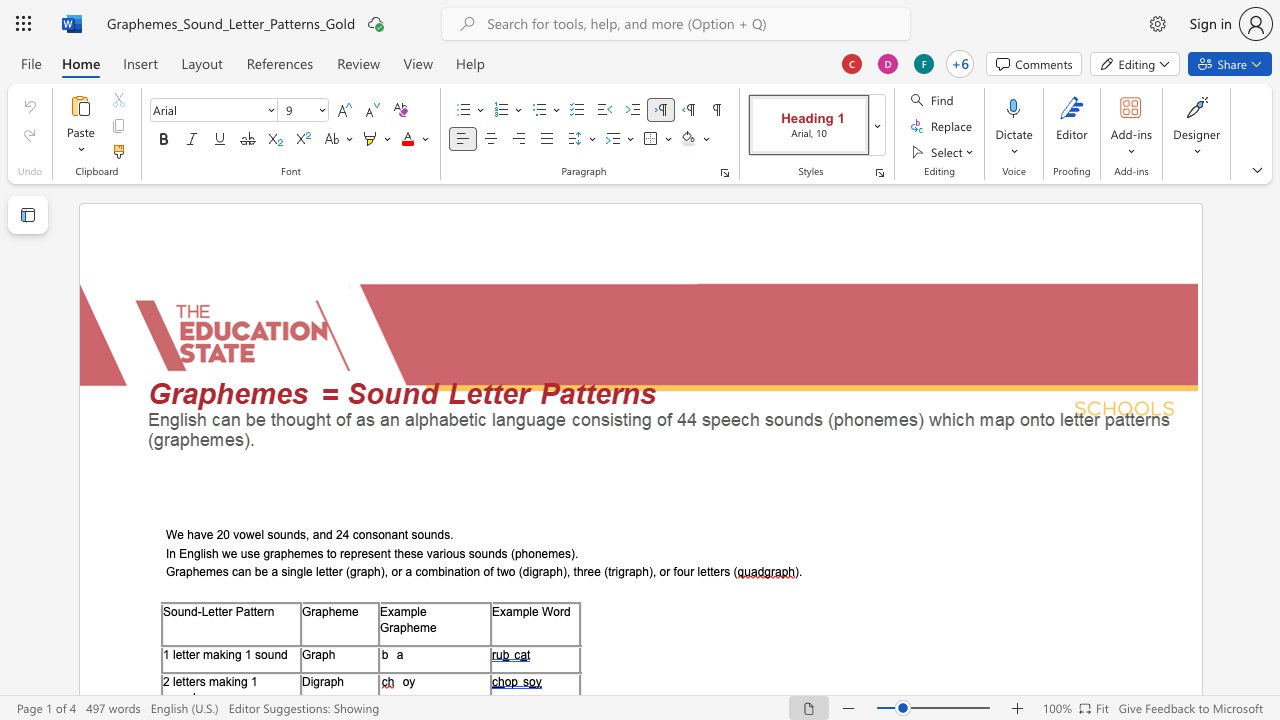 This screenshot has width=1280, height=720. What do you see at coordinates (267, 610) in the screenshot?
I see `the space between the continuous character "r" and "n" in the text` at bounding box center [267, 610].